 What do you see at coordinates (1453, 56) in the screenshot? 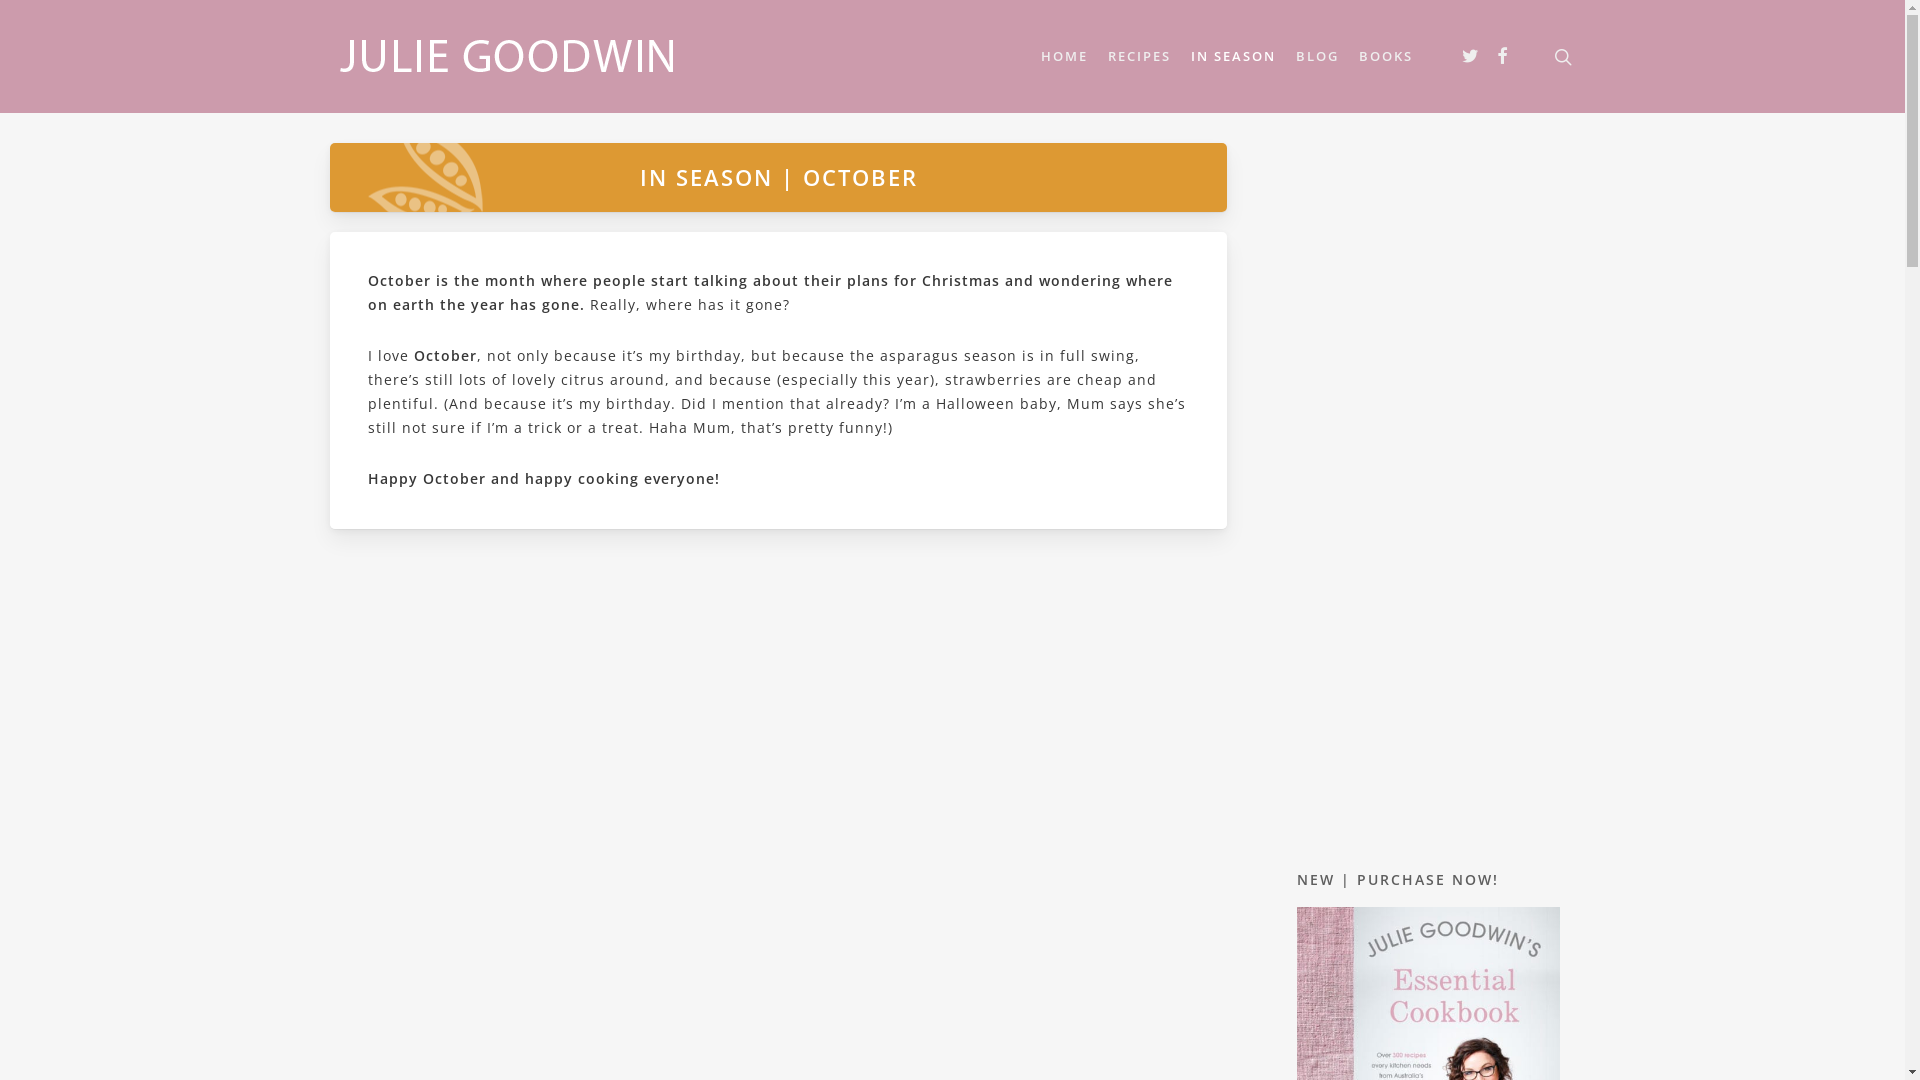
I see `'TWITTER'` at bounding box center [1453, 56].